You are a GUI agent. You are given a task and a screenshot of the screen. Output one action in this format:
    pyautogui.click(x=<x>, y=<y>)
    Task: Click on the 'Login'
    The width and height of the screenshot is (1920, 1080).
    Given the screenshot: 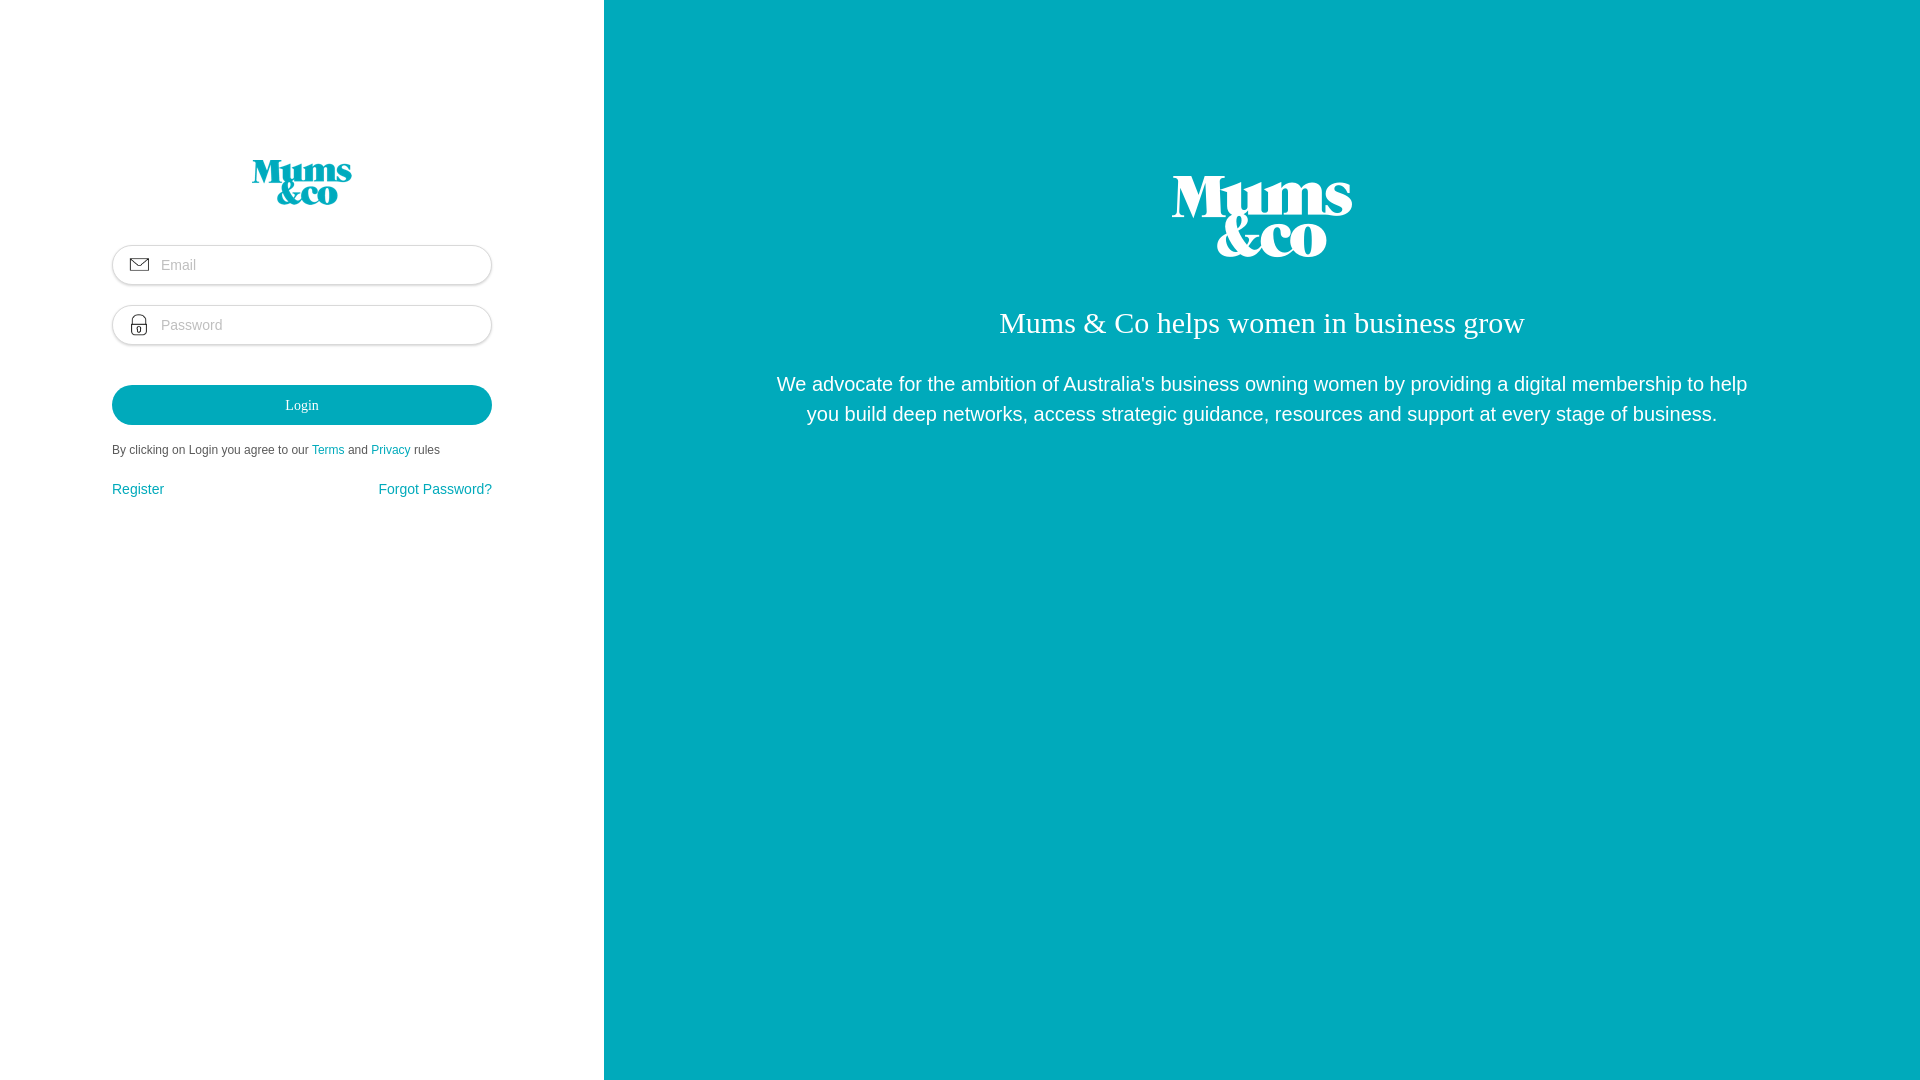 What is the action you would take?
    pyautogui.click(x=301, y=405)
    